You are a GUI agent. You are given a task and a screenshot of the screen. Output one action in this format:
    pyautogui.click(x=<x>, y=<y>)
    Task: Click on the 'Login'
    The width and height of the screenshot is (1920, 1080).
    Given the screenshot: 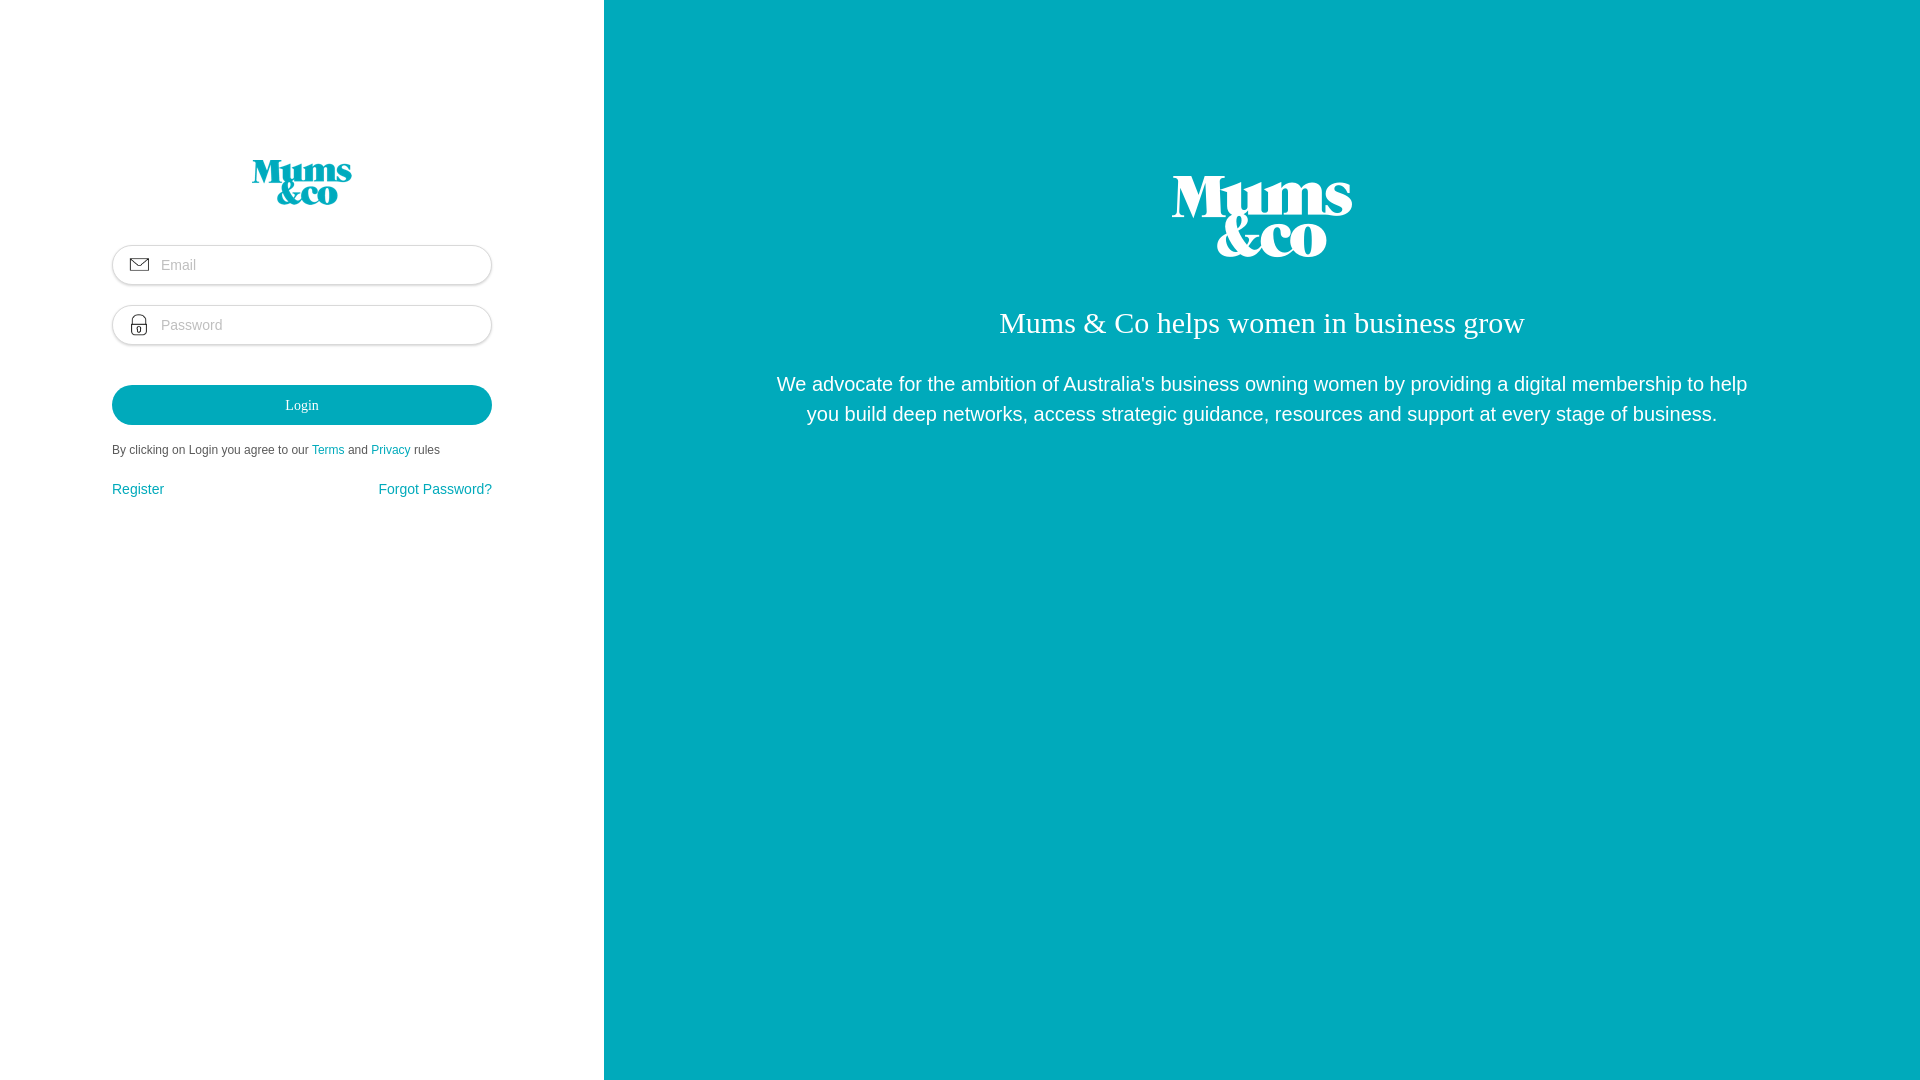 What is the action you would take?
    pyautogui.click(x=301, y=405)
    